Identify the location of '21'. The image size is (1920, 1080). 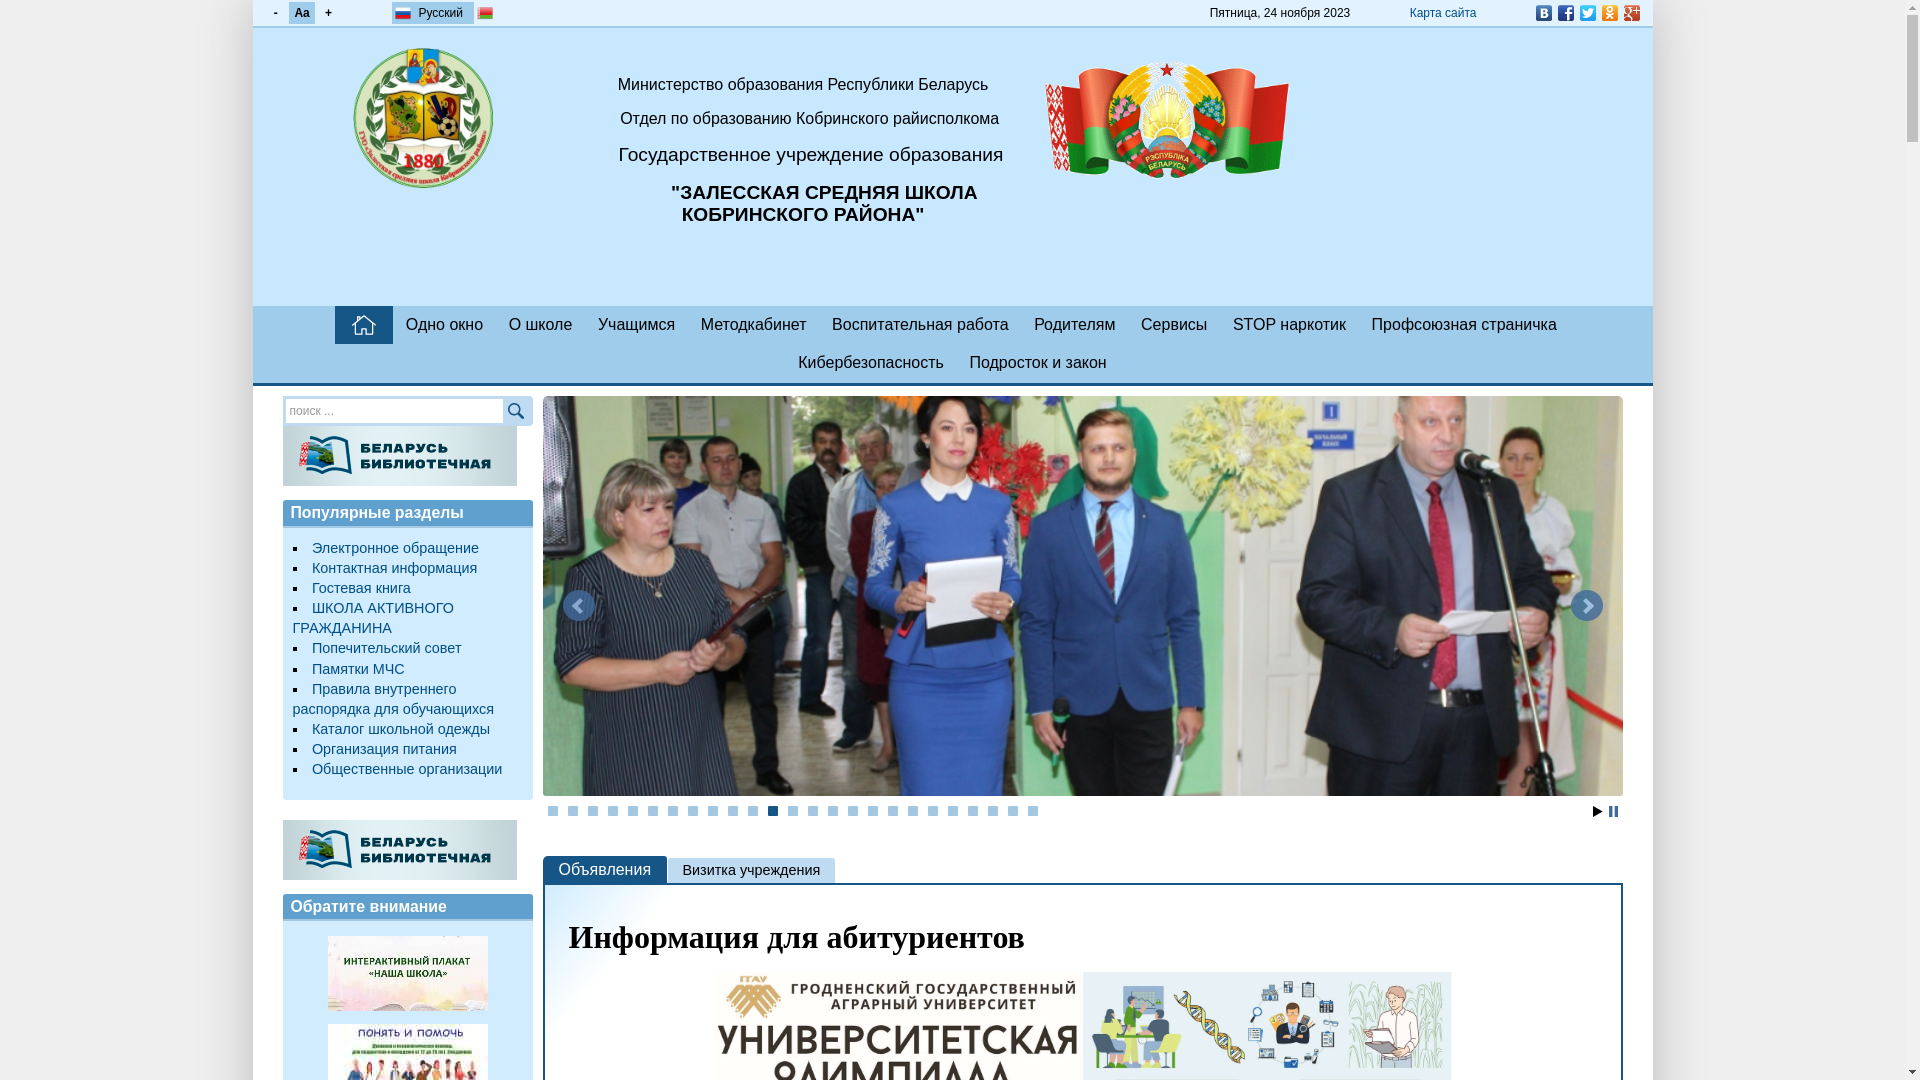
(952, 810).